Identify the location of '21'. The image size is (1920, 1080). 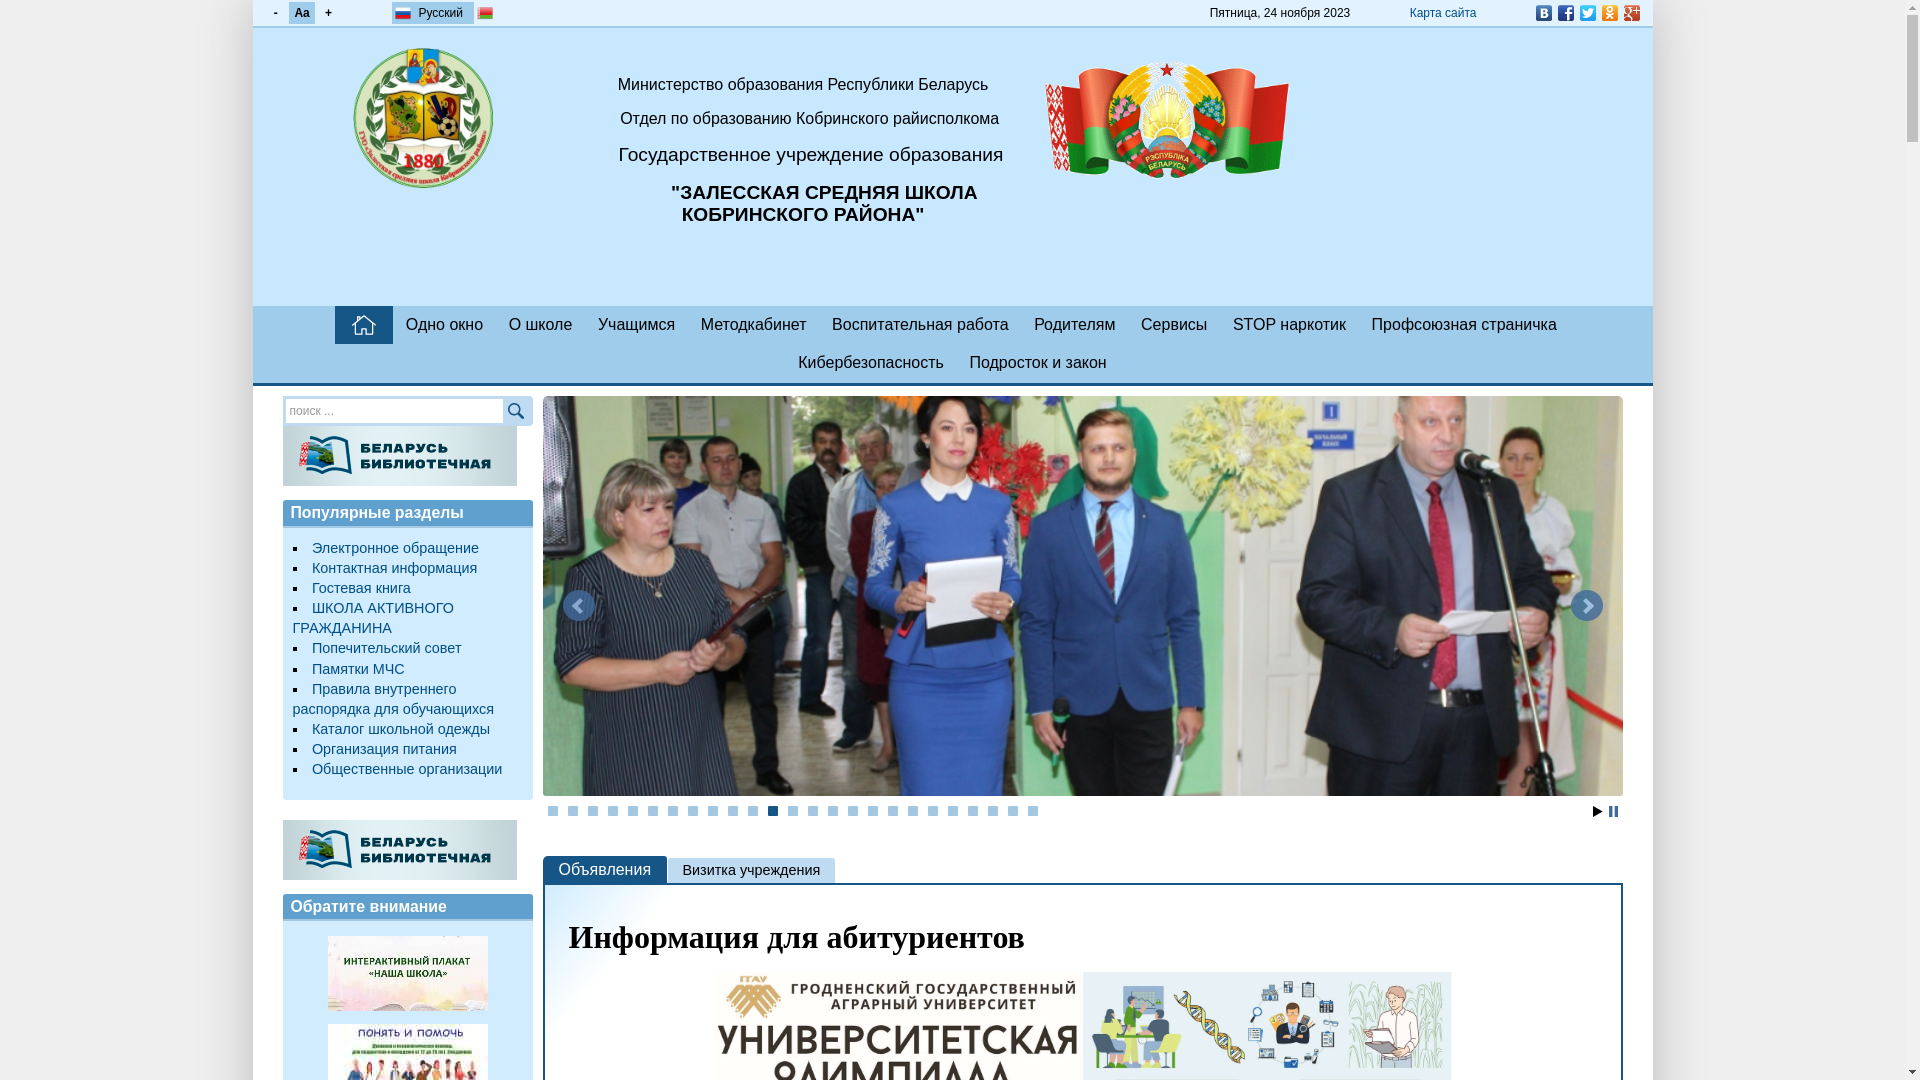
(952, 810).